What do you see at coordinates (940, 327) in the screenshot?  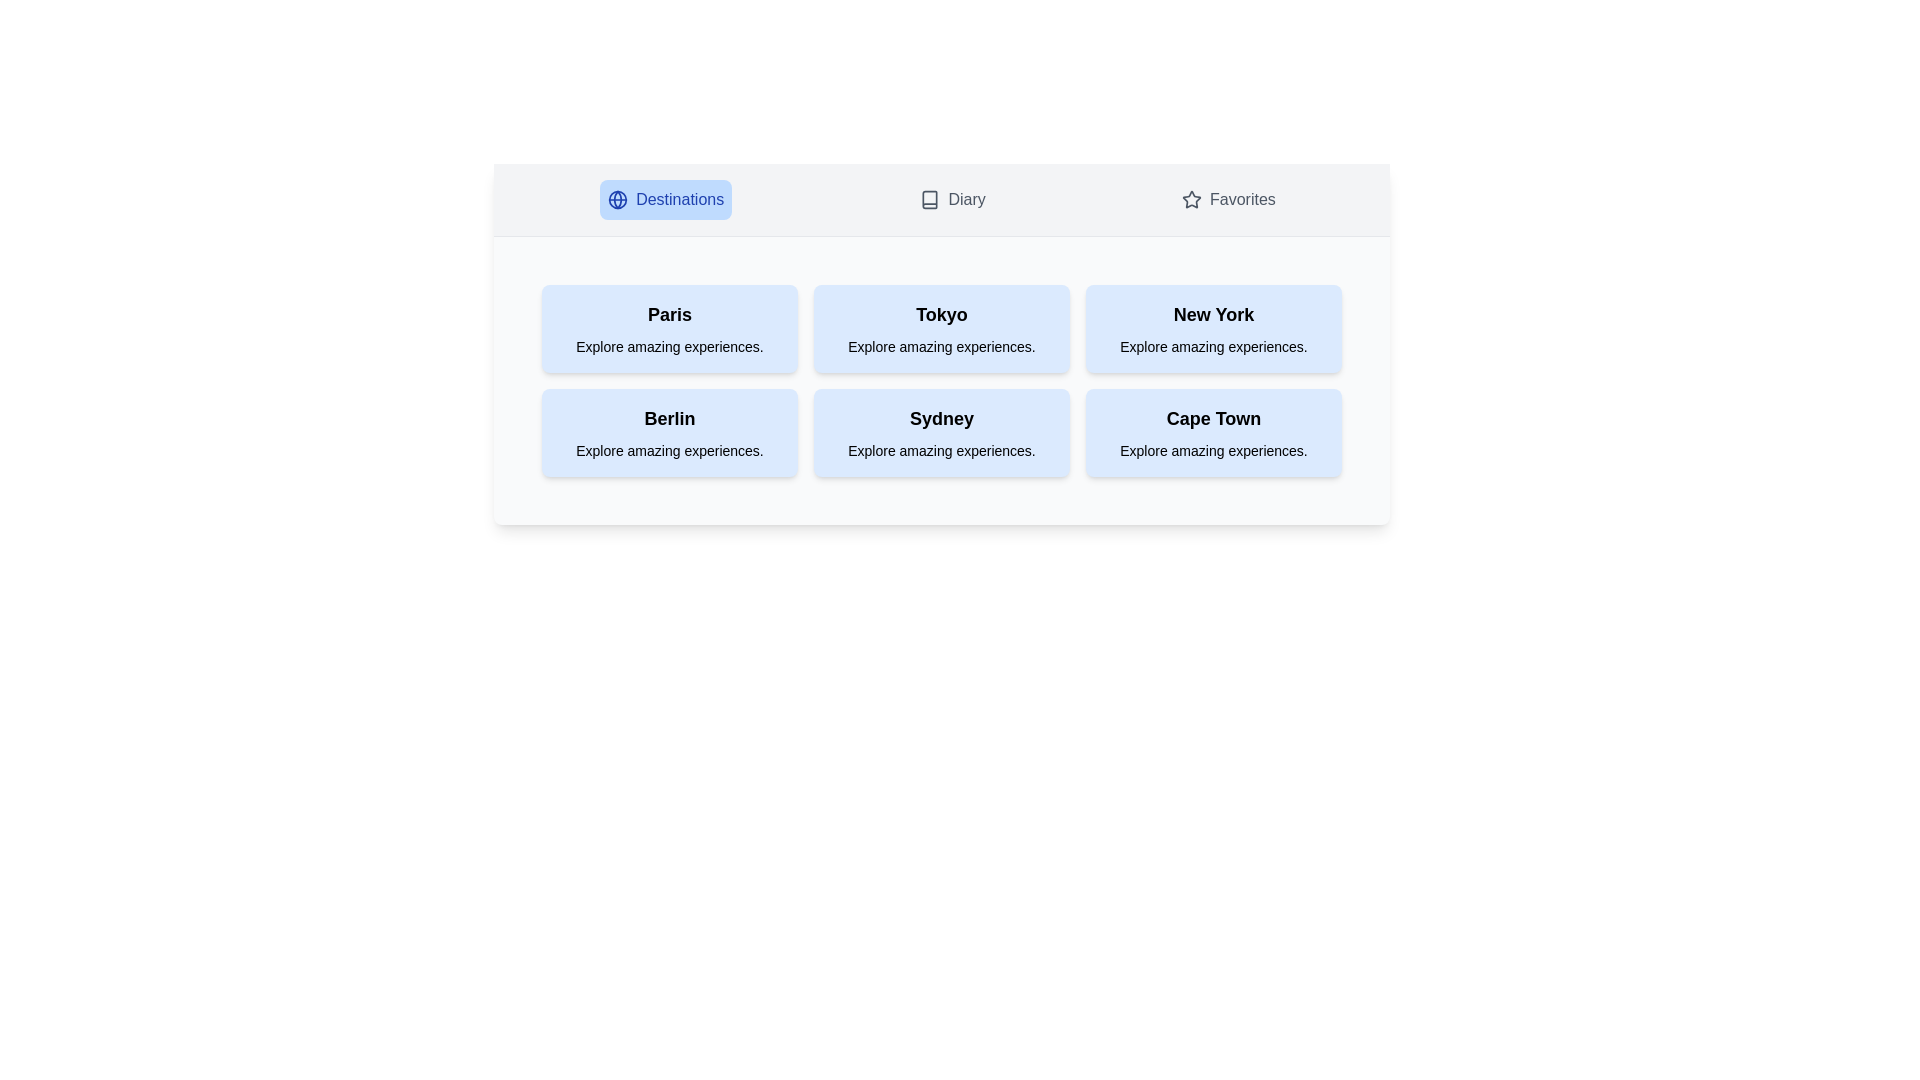 I see `the destination card labeled Tokyo` at bounding box center [940, 327].